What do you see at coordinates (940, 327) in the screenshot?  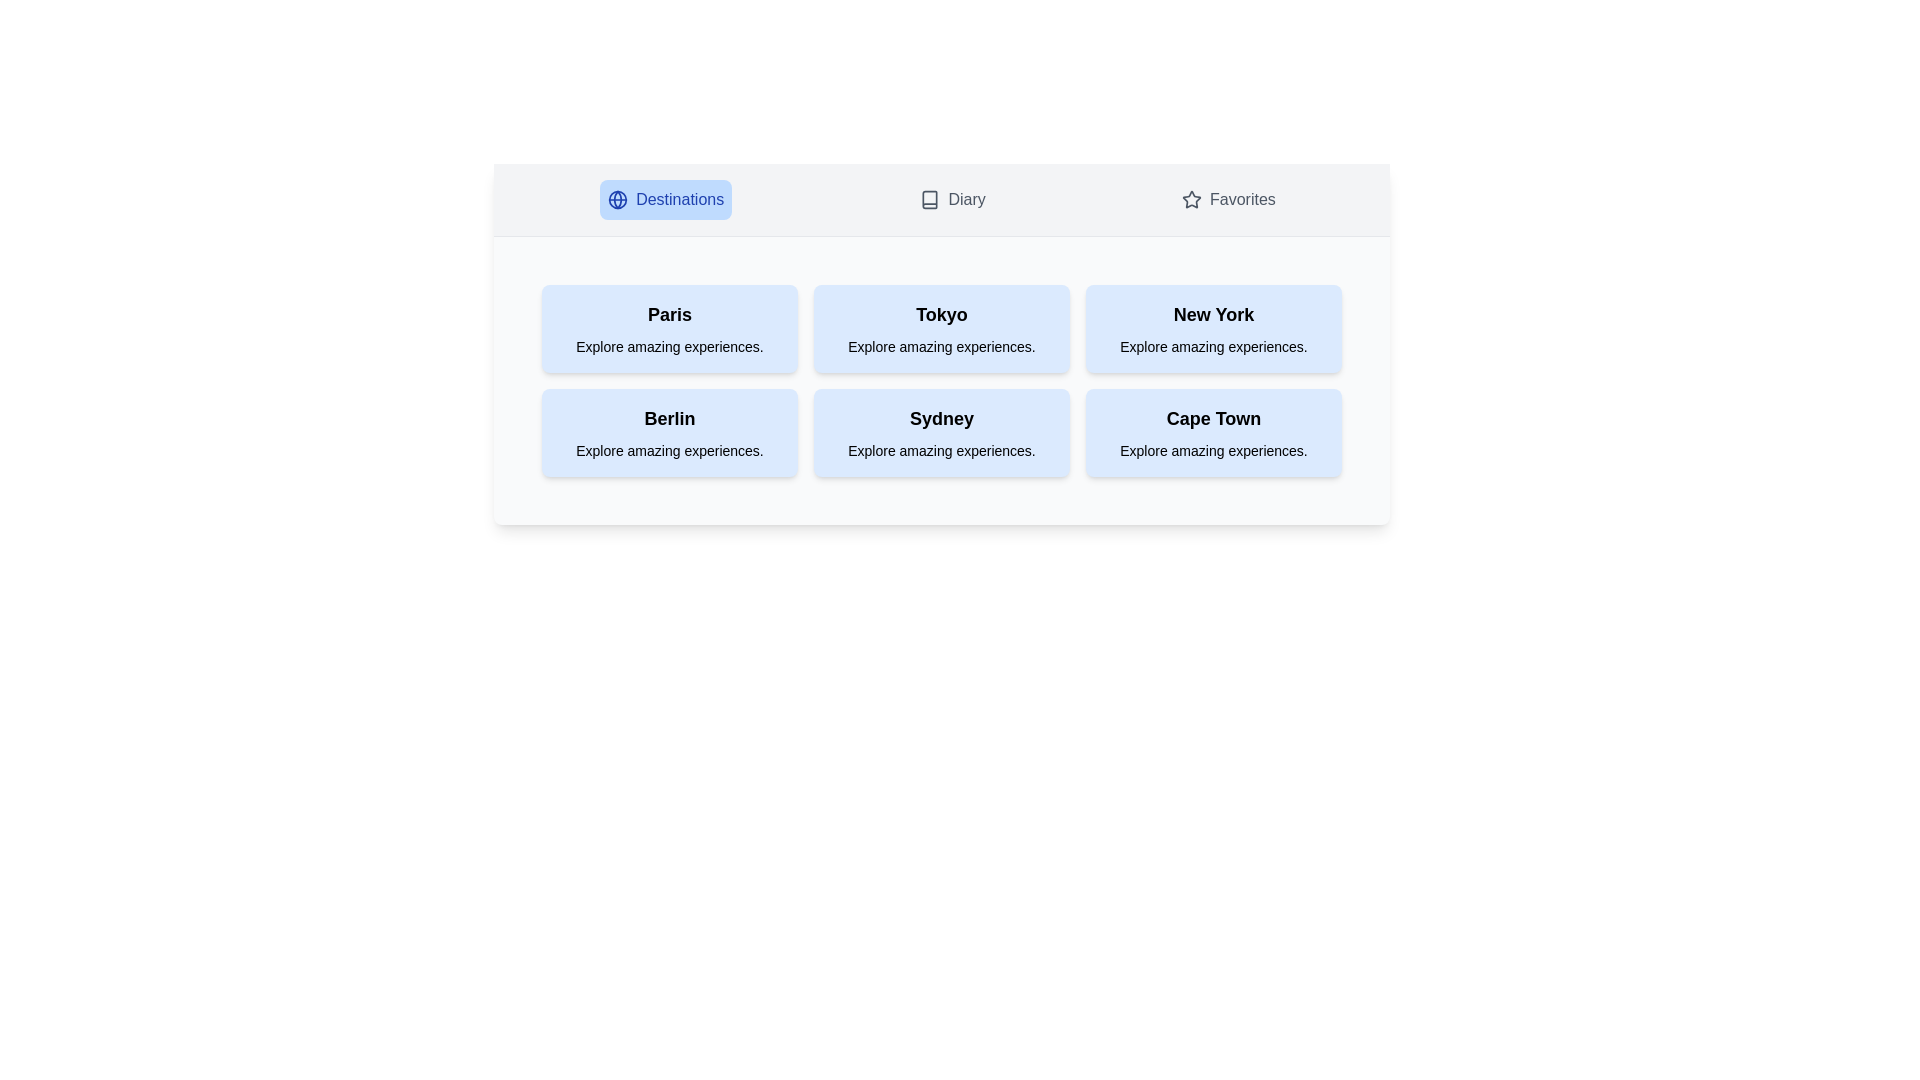 I see `the destination card labeled Tokyo` at bounding box center [940, 327].